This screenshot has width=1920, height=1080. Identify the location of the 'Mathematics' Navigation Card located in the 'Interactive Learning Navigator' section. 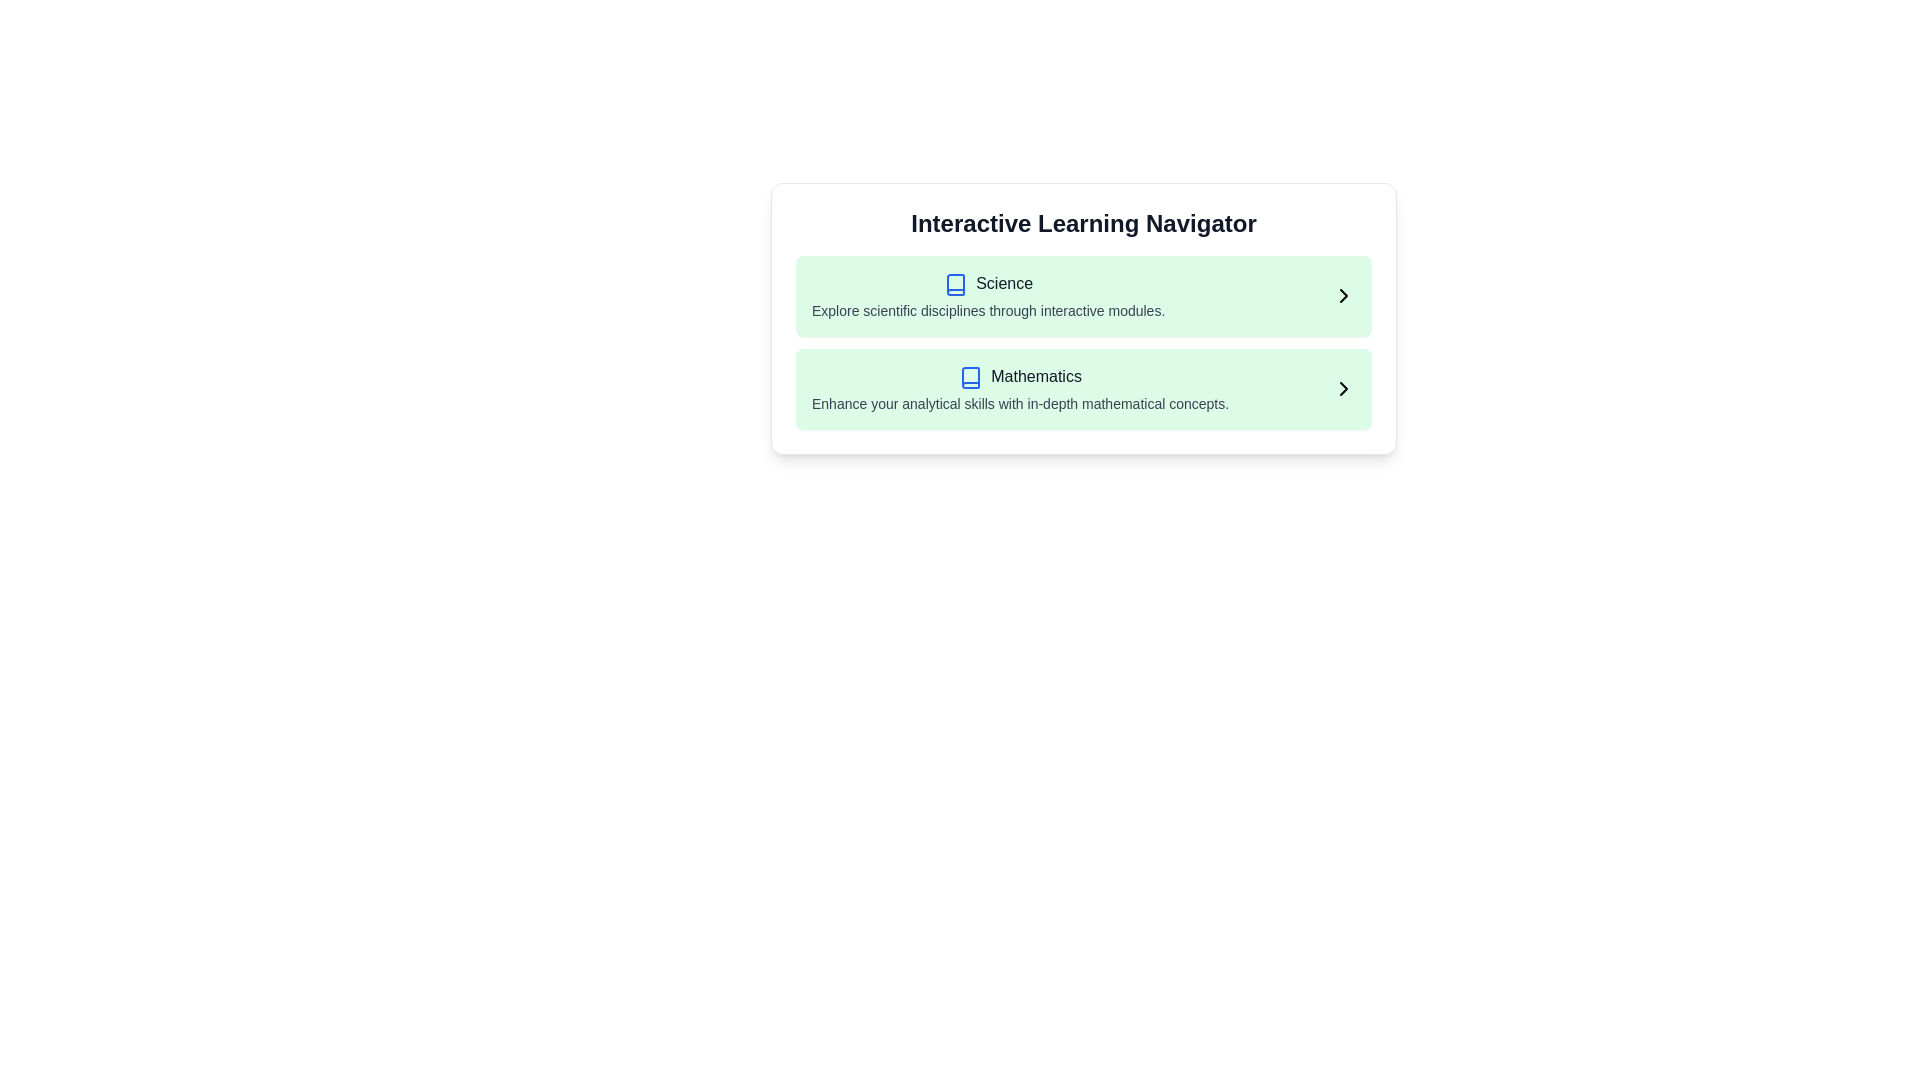
(1083, 389).